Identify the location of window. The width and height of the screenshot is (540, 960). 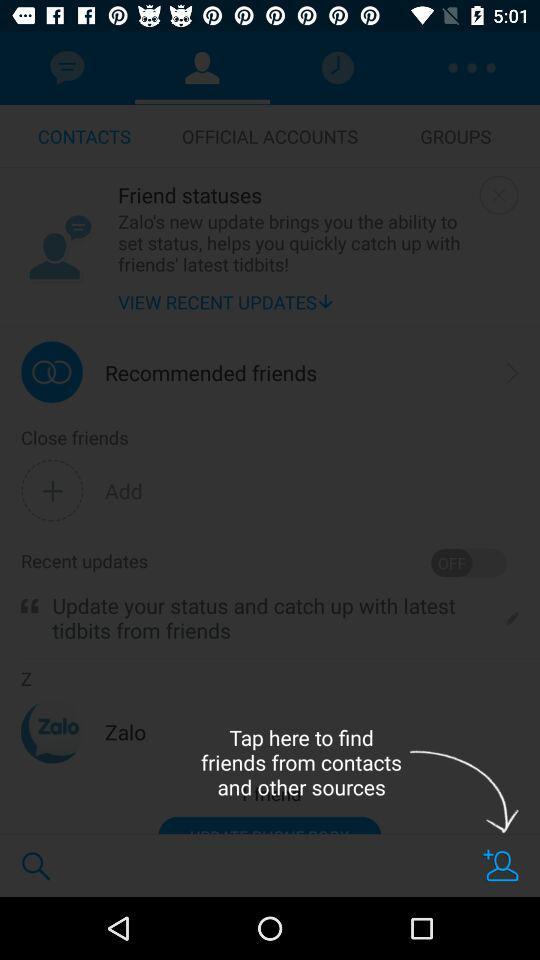
(498, 195).